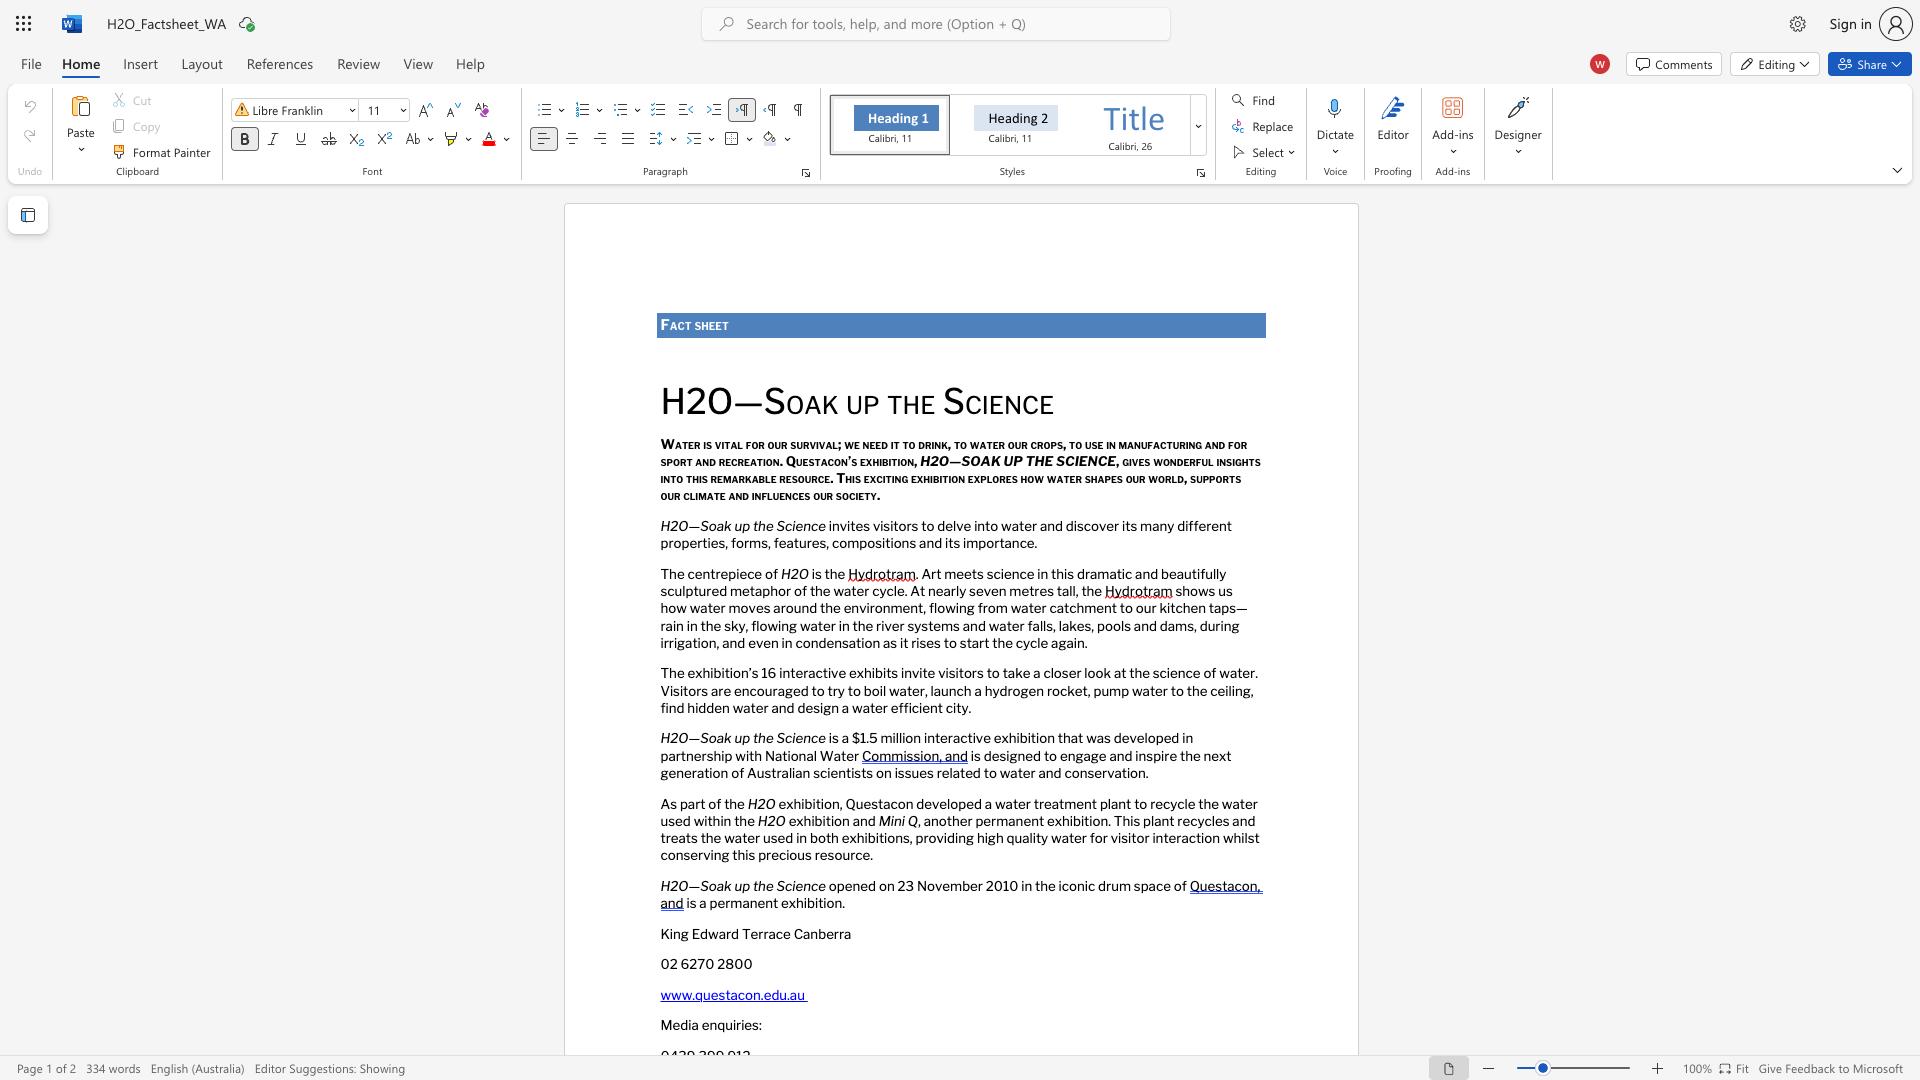 Image resolution: width=1920 pixels, height=1080 pixels. I want to click on the subset text "t the cycle" within the text "rain in the sky, flowing water in the river systems and water falls, lakes, pools and dams, during irrigation, and even in condensation as it rises to start the cycle again.", so click(984, 642).